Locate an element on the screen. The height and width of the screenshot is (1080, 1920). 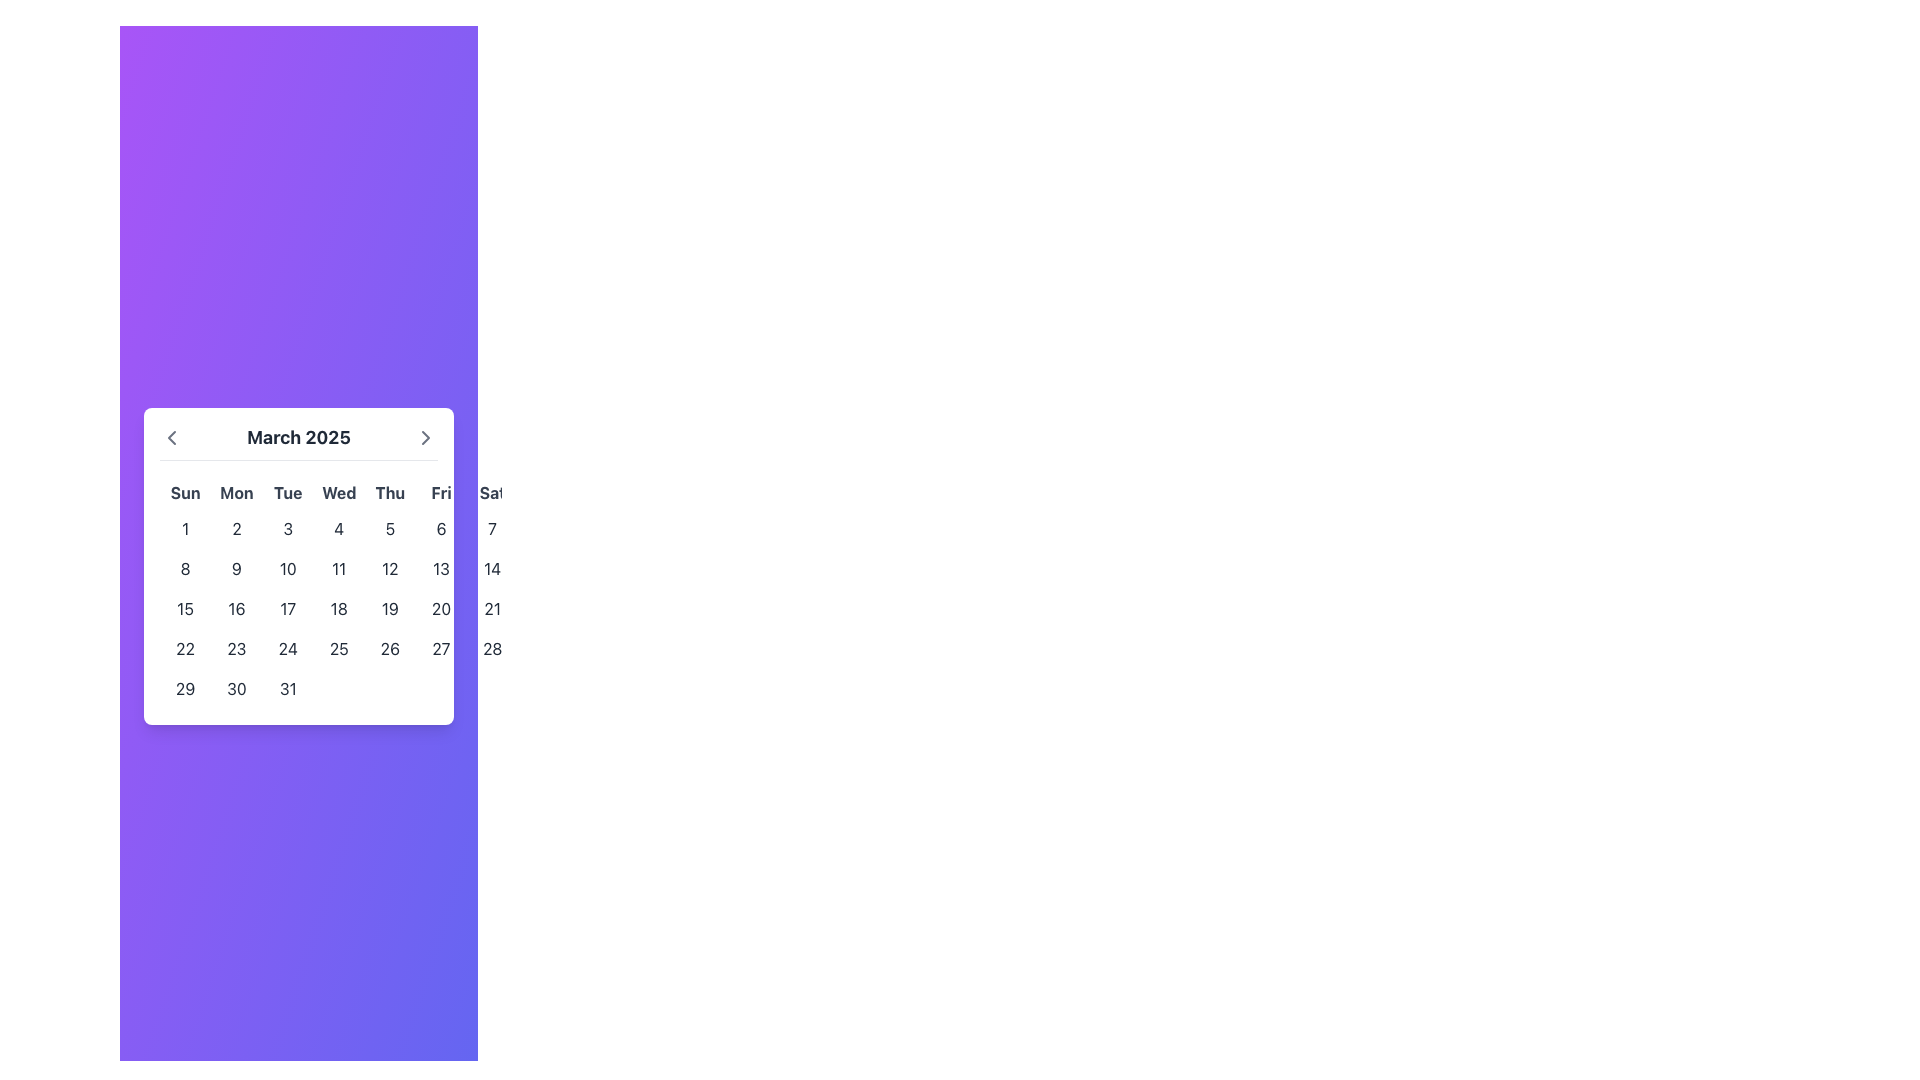
the text label displaying 'Sun', which is the first day label in the calendar header is located at coordinates (185, 492).